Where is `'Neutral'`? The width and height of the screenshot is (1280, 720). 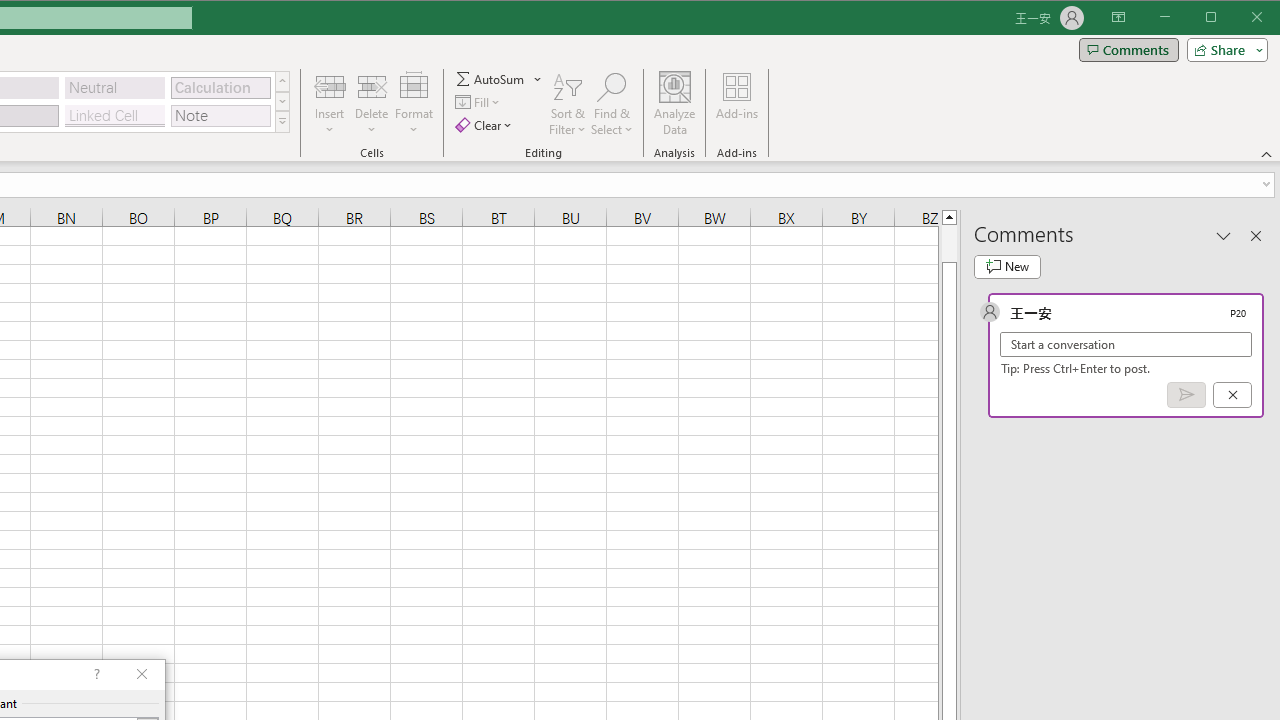 'Neutral' is located at coordinates (113, 87).